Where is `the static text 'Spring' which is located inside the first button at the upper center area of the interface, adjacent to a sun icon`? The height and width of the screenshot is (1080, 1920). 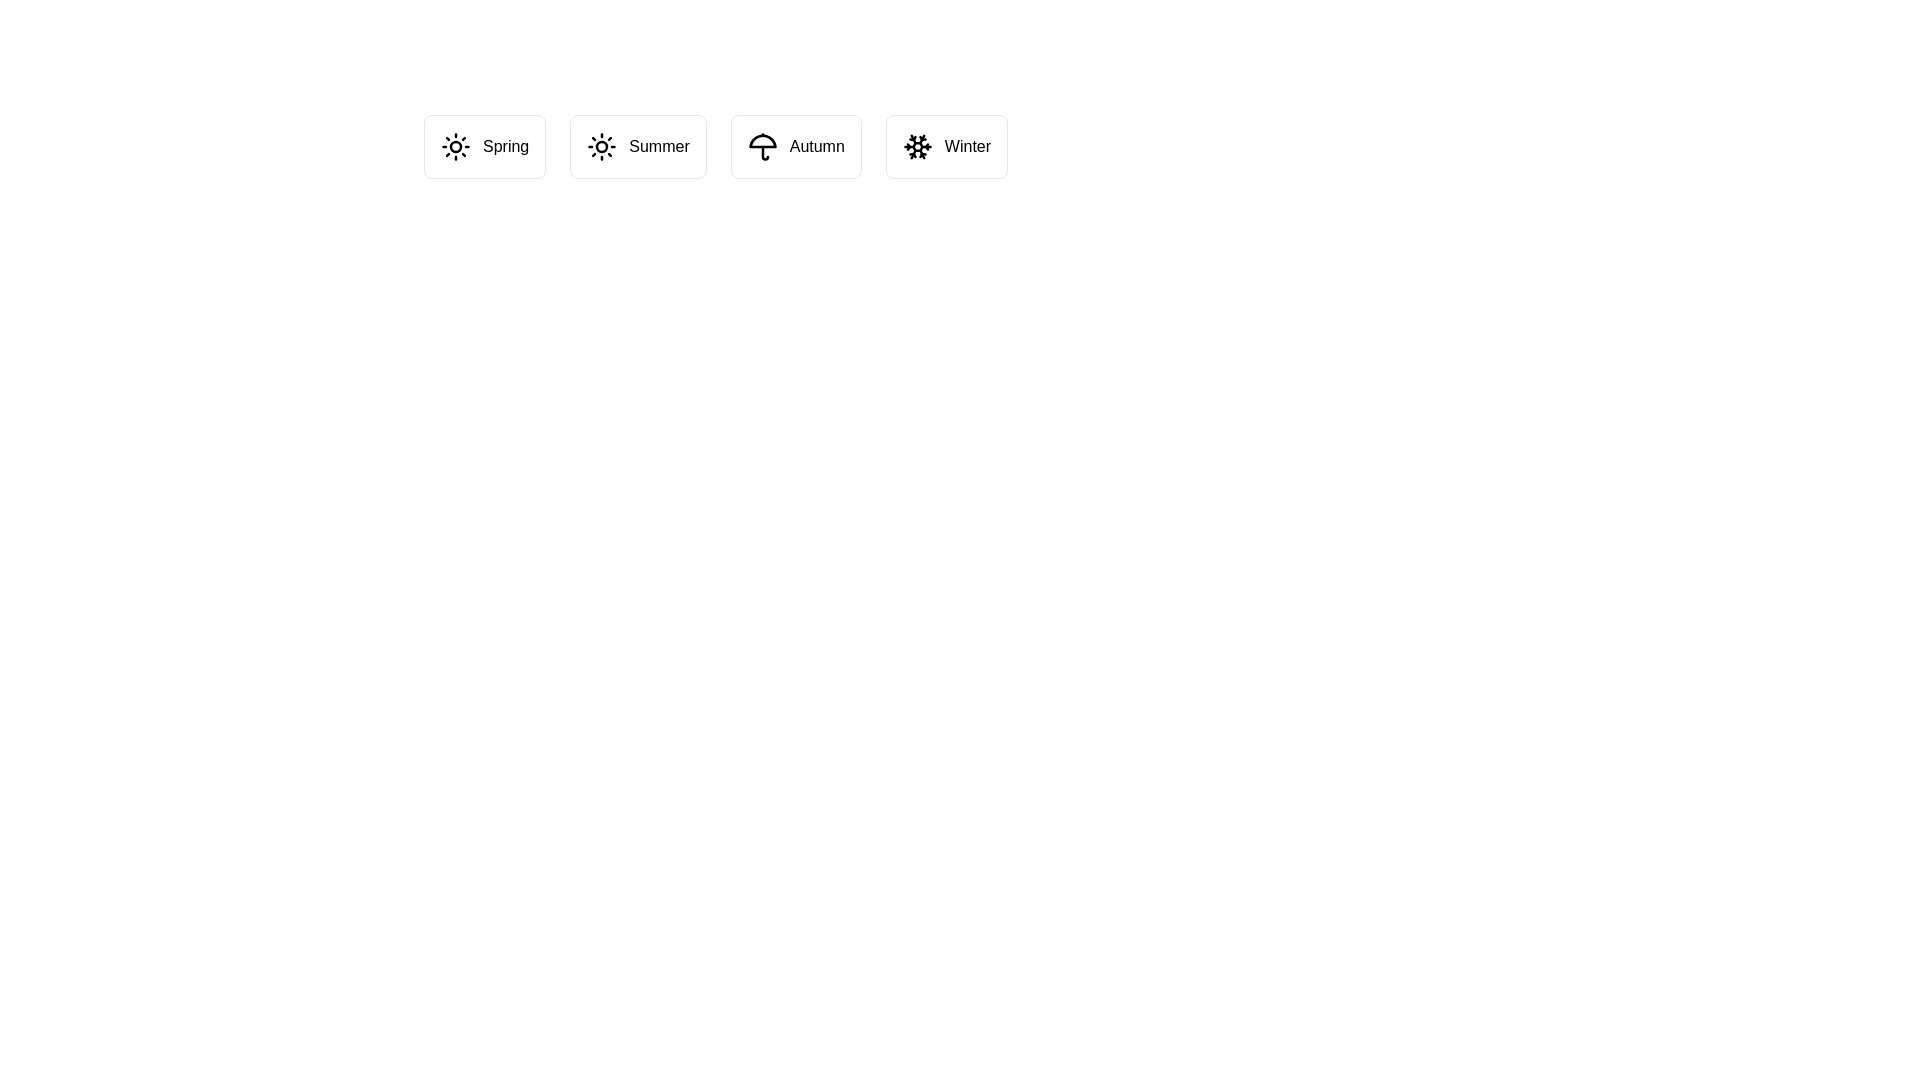
the static text 'Spring' which is located inside the first button at the upper center area of the interface, adjacent to a sun icon is located at coordinates (506, 145).